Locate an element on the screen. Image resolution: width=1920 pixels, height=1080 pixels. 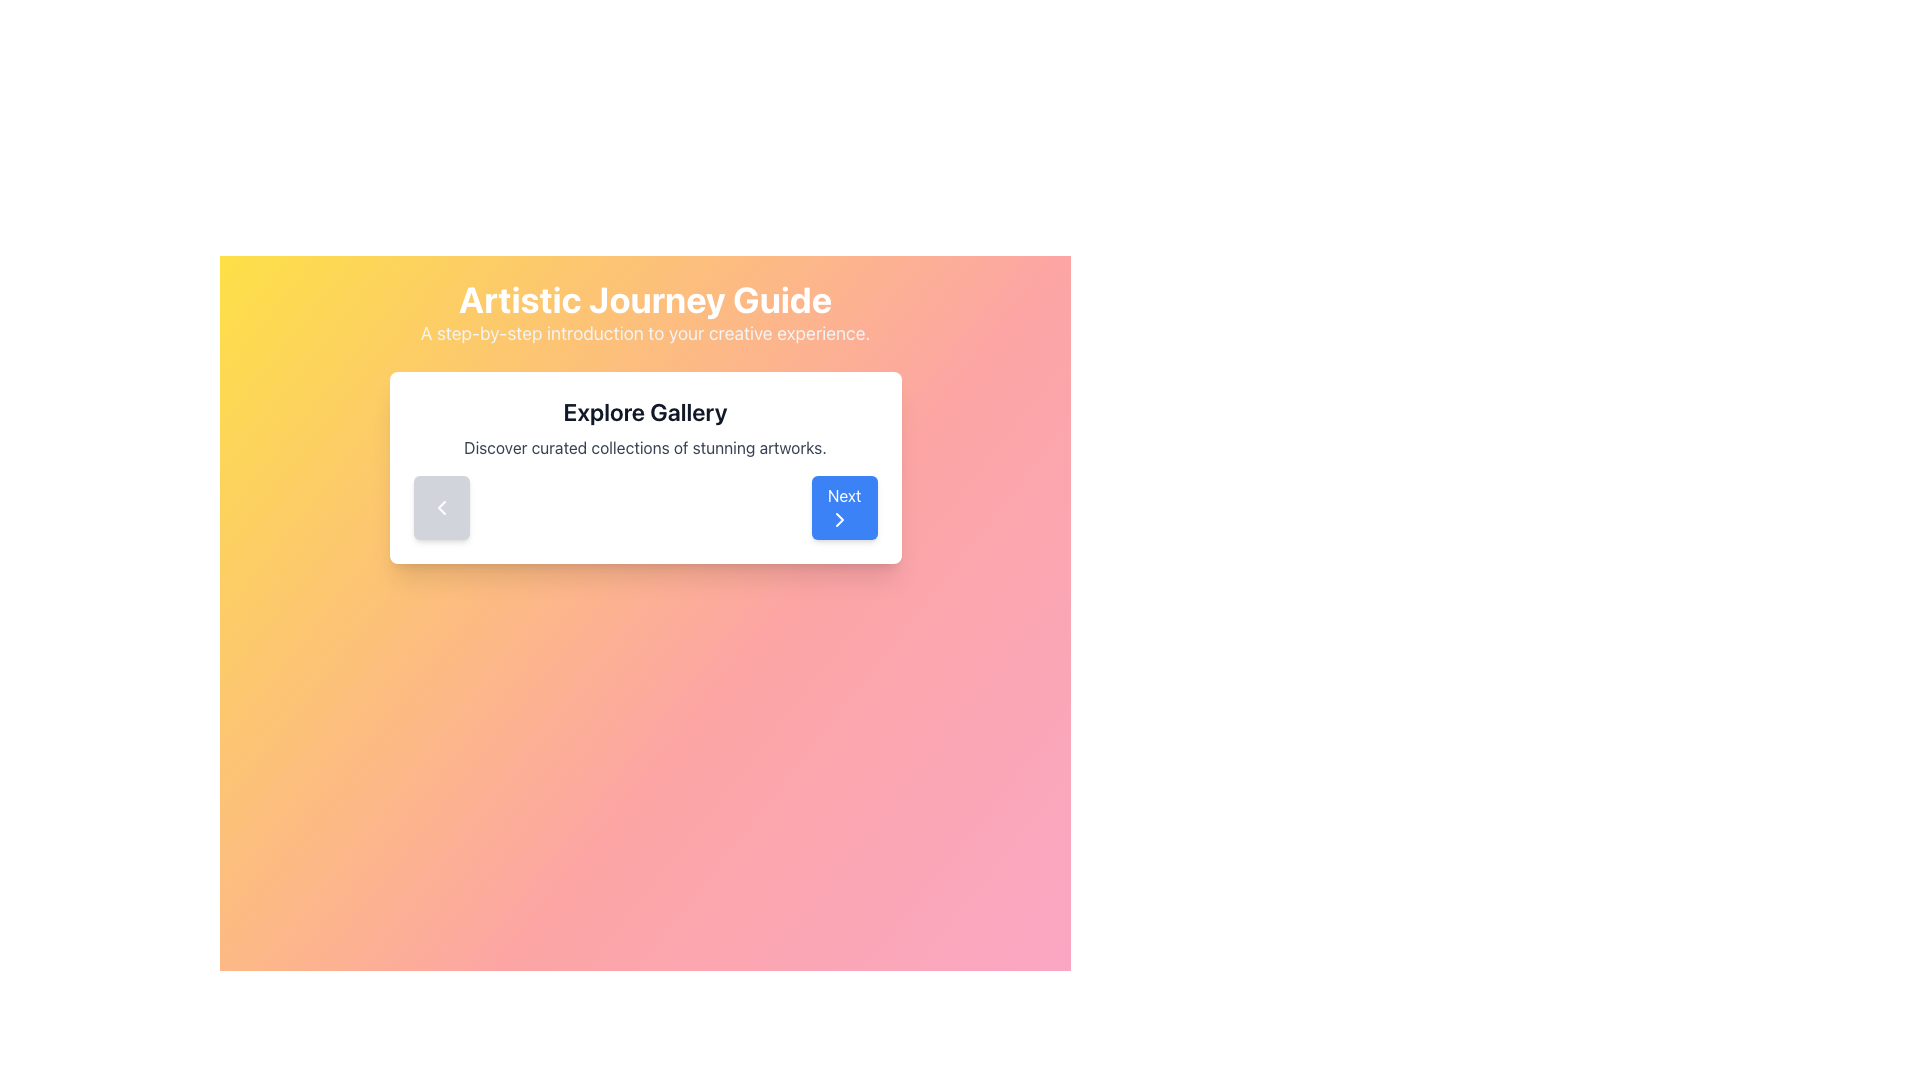
the 'Next' button, which is a medium-sized rectangular button with rounded corners, a vivid blue background, and the text 'Next' in white, located at the bottom right of a prominent card is located at coordinates (844, 507).